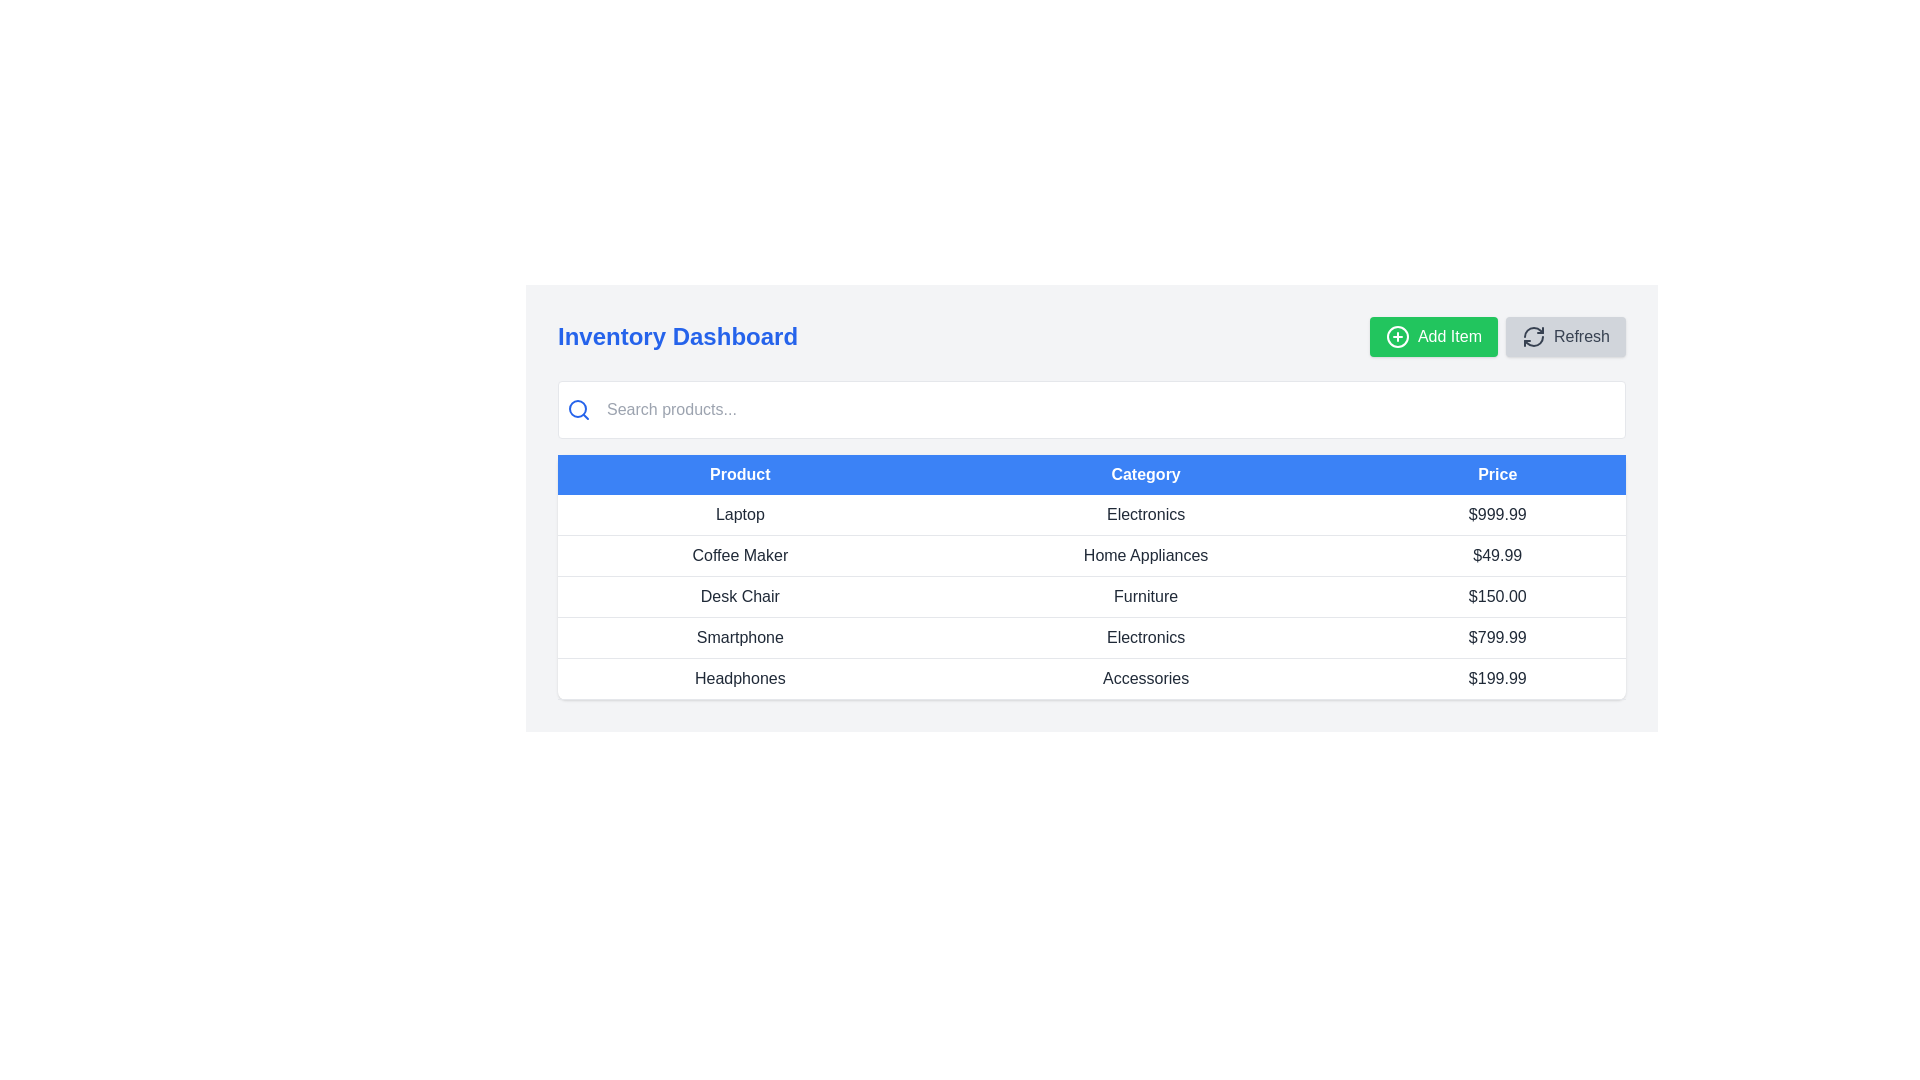  I want to click on the second row of the product table displaying 'Coffee Maker', so click(1090, 555).